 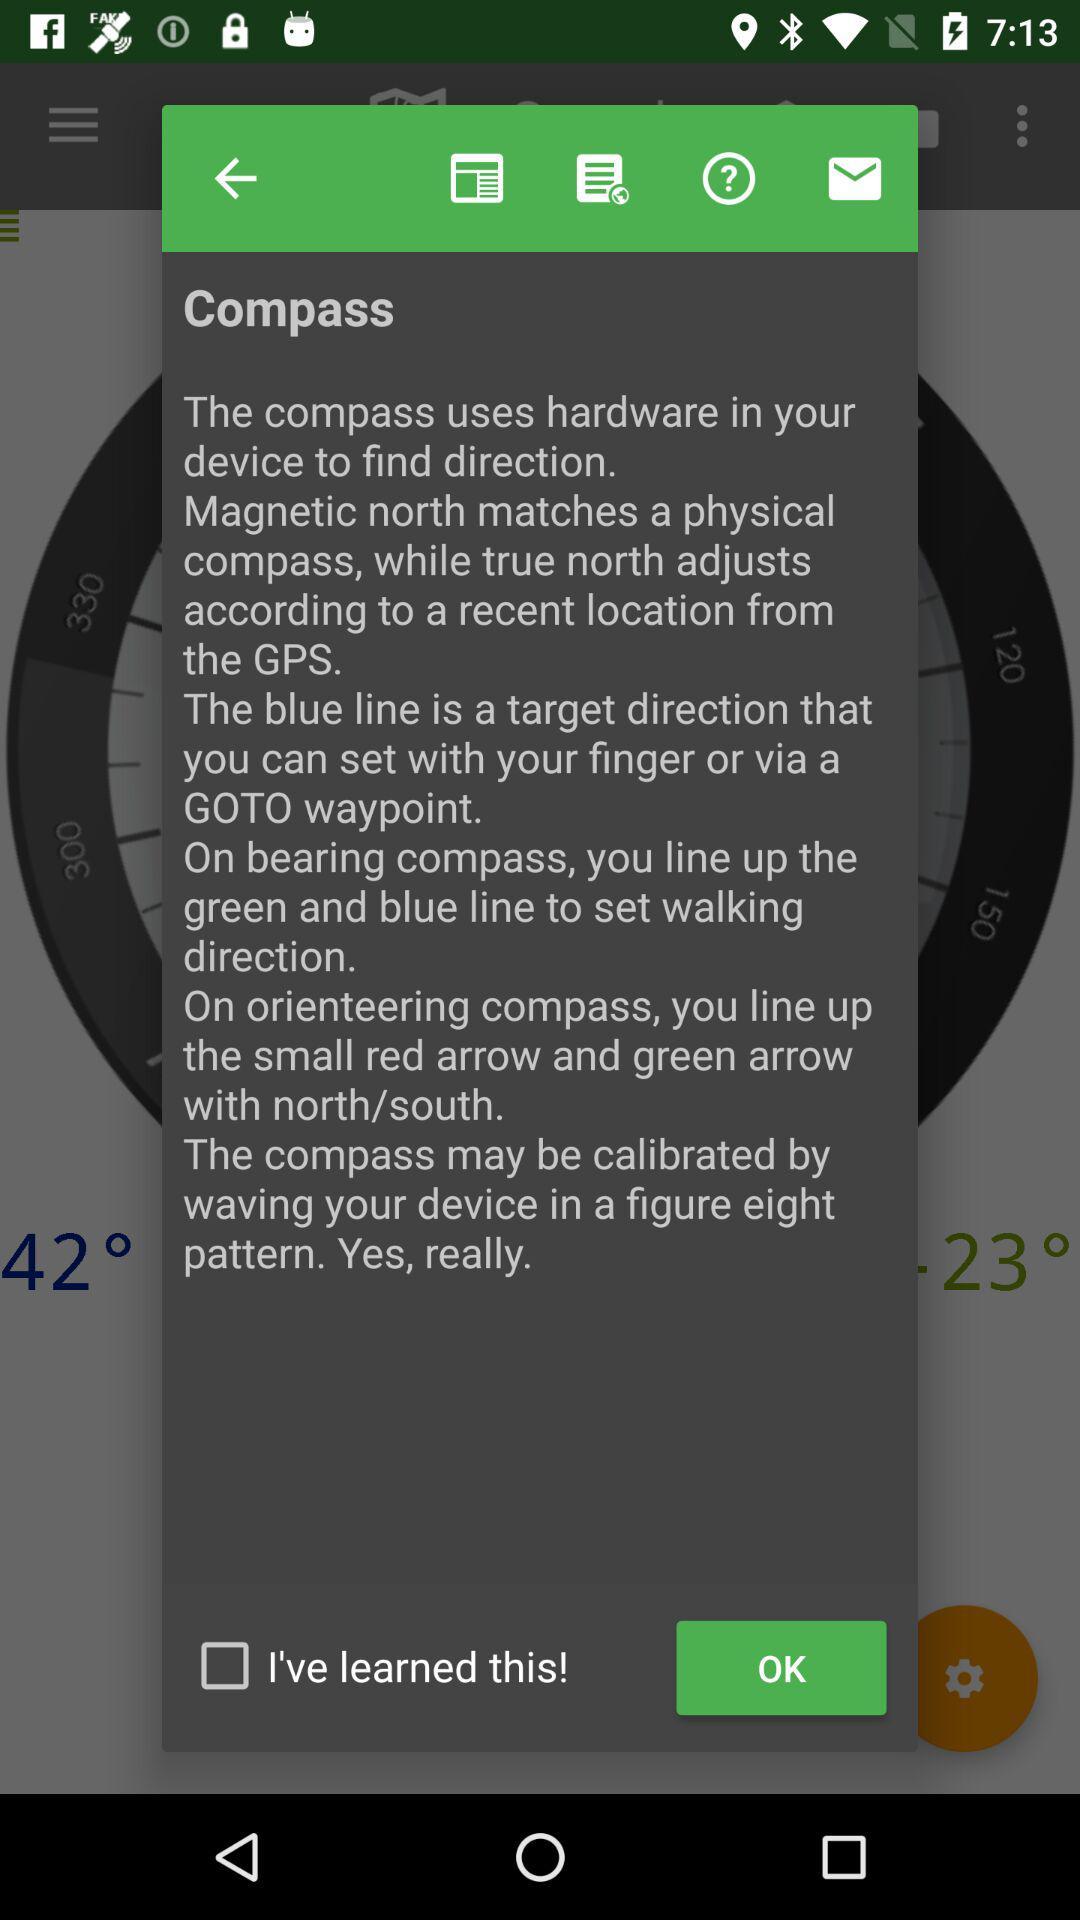 I want to click on item at the top left corner, so click(x=234, y=178).